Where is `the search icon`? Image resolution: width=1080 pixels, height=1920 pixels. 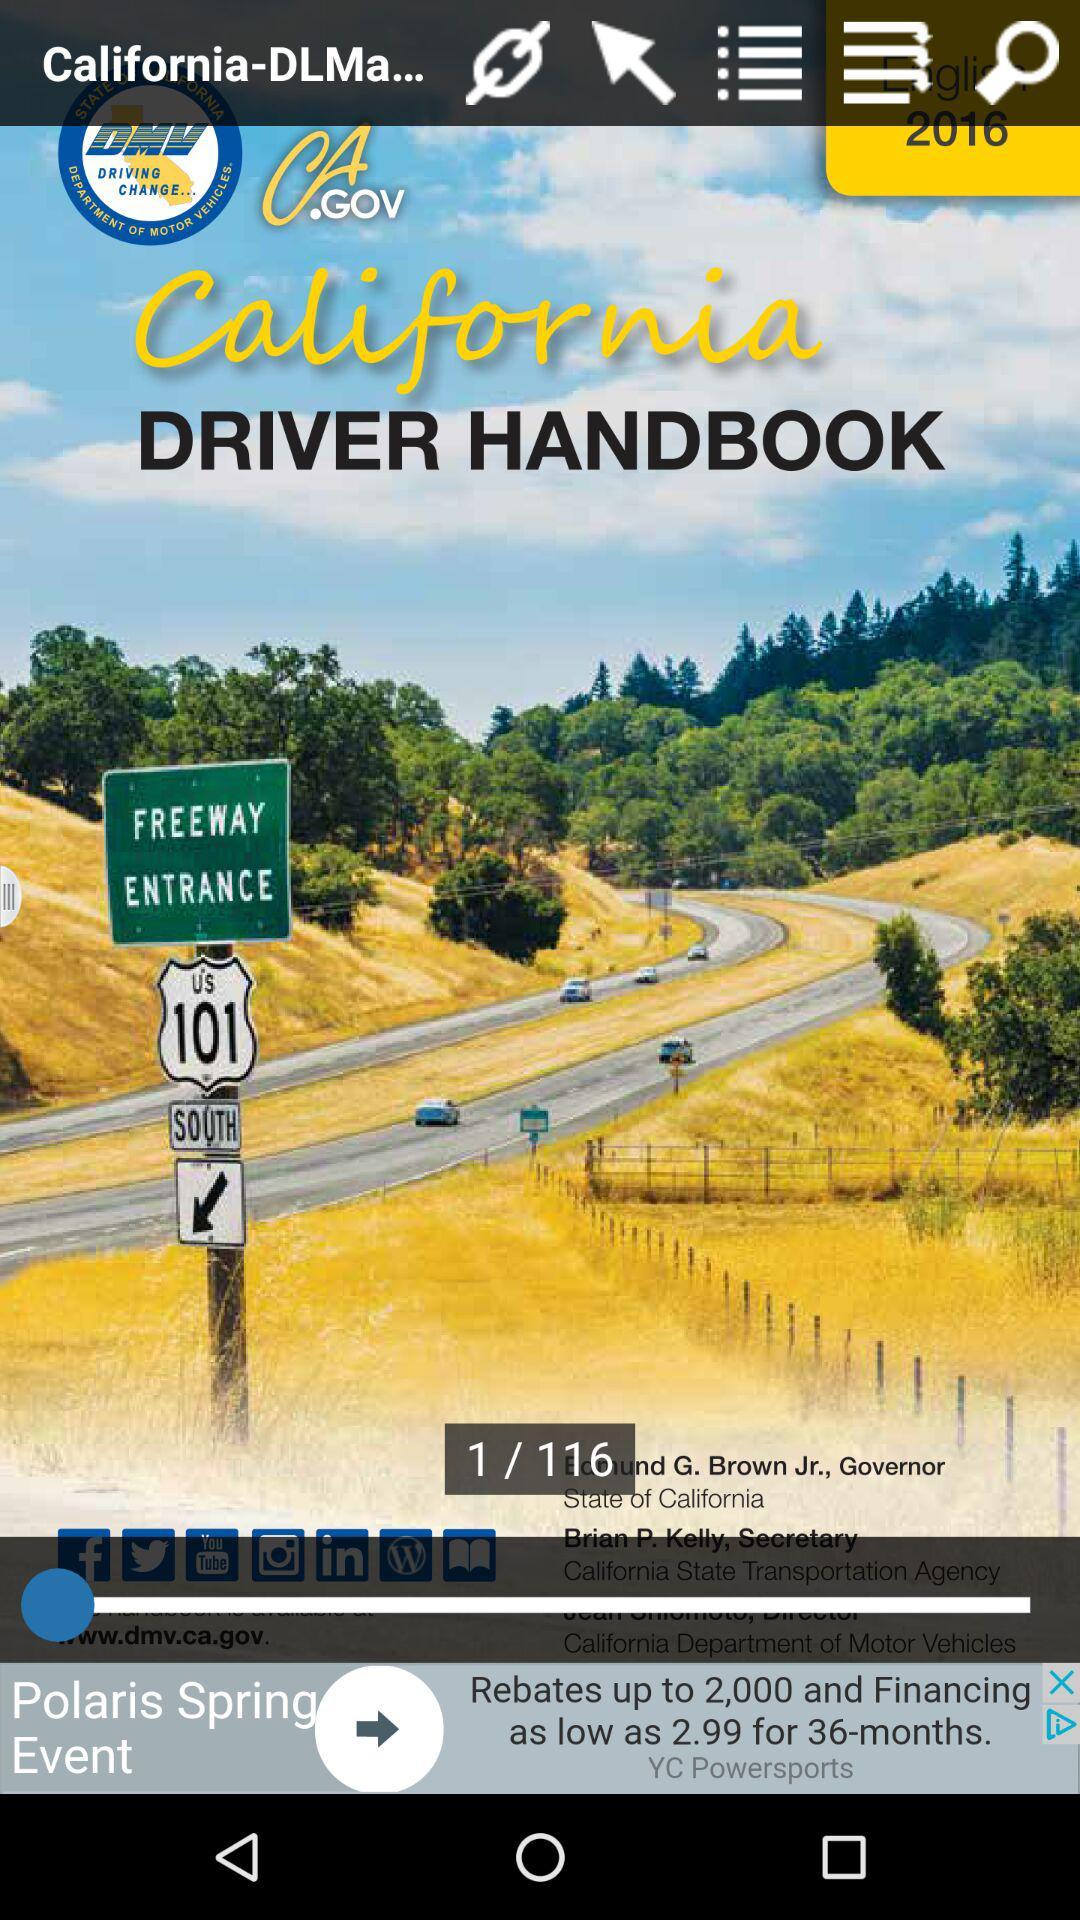 the search icon is located at coordinates (1017, 67).